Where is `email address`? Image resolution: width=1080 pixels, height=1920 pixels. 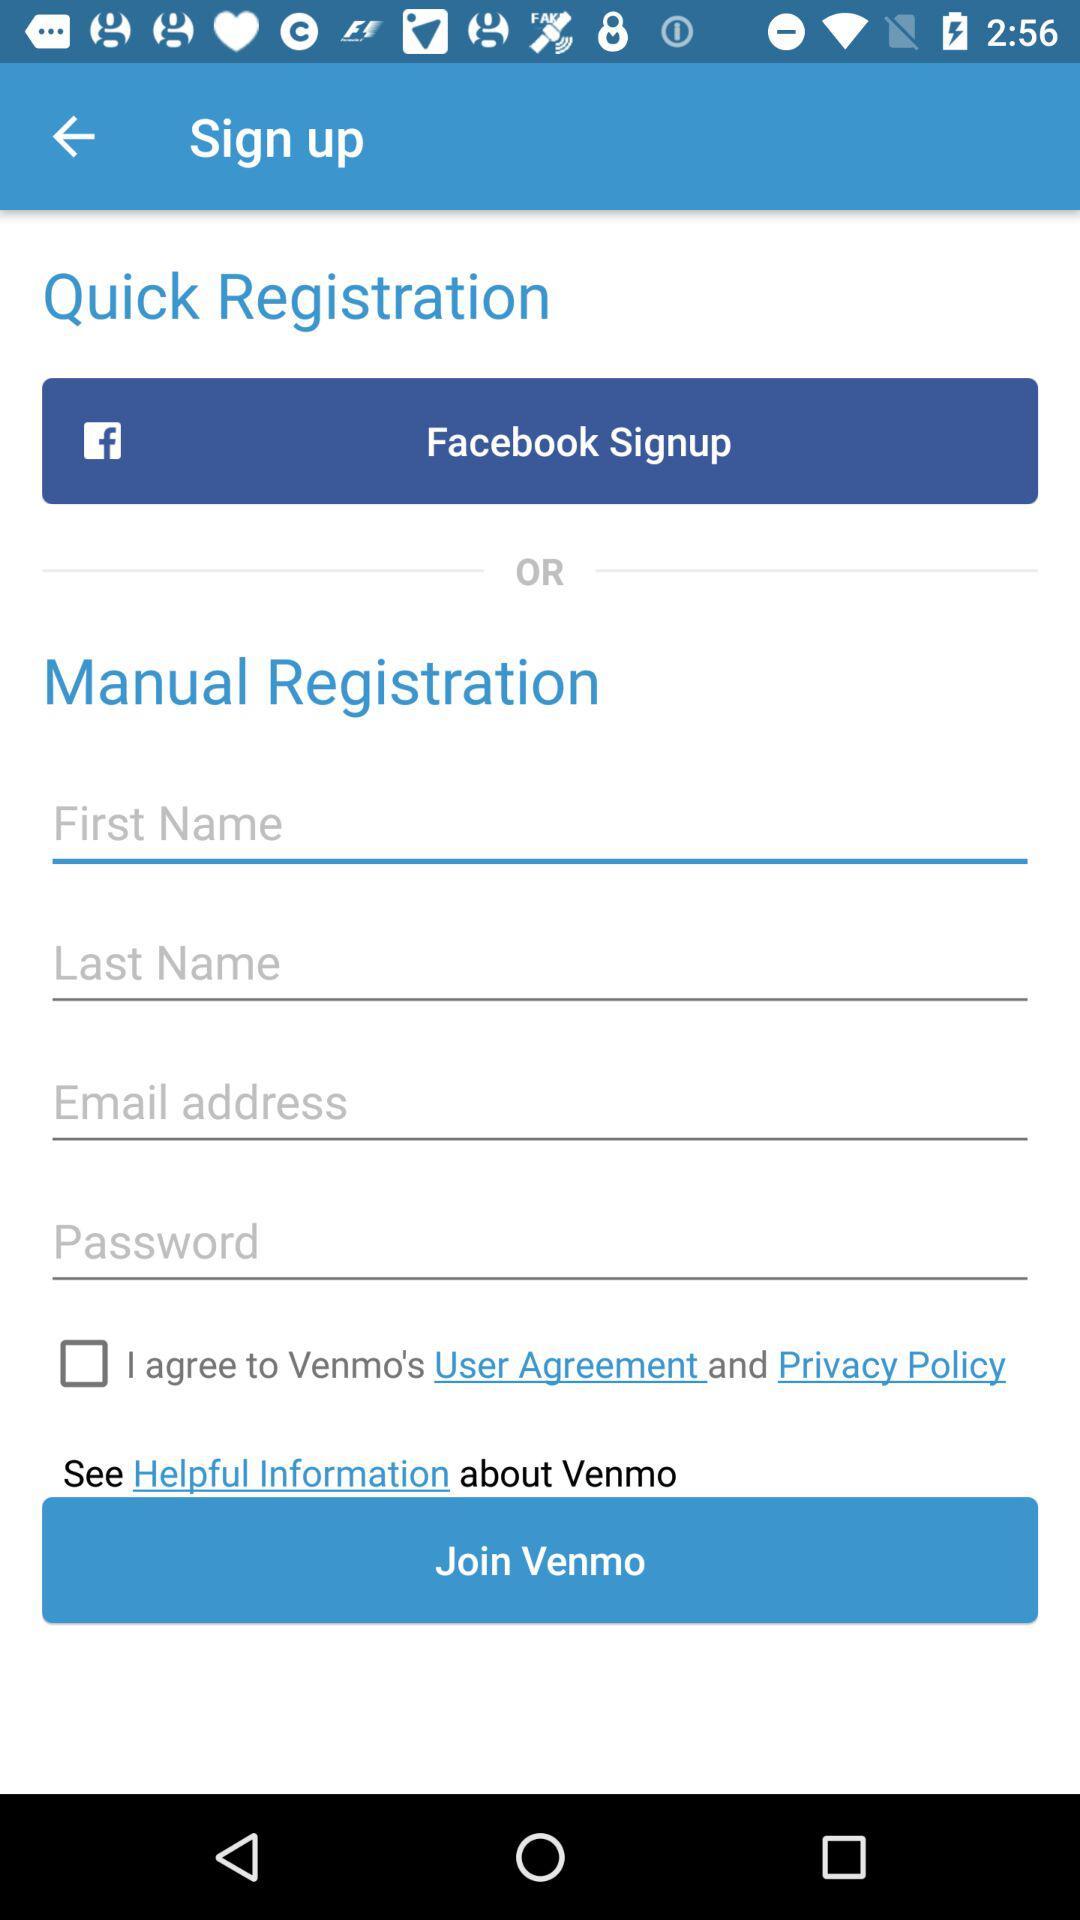
email address is located at coordinates (540, 1100).